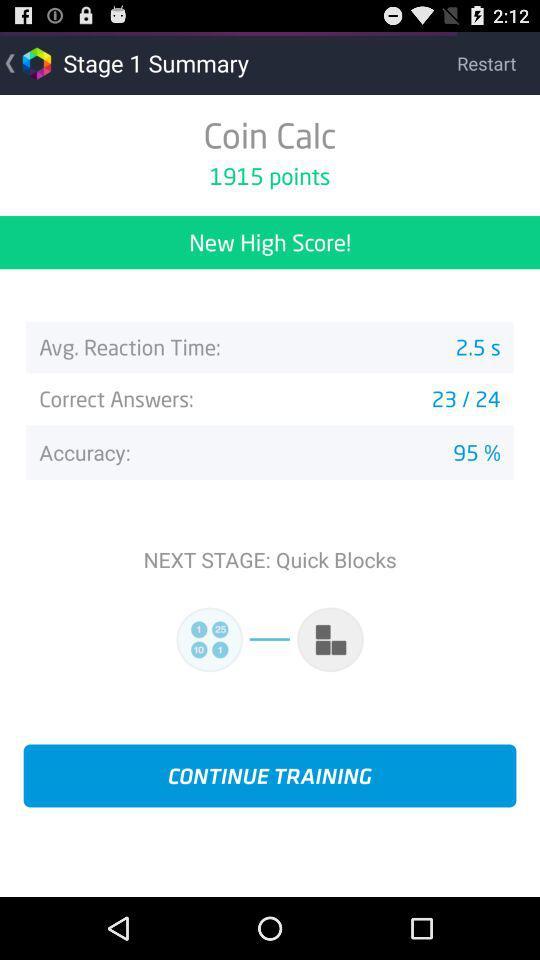 The image size is (540, 960). What do you see at coordinates (497, 62) in the screenshot?
I see `the app above coin calc` at bounding box center [497, 62].